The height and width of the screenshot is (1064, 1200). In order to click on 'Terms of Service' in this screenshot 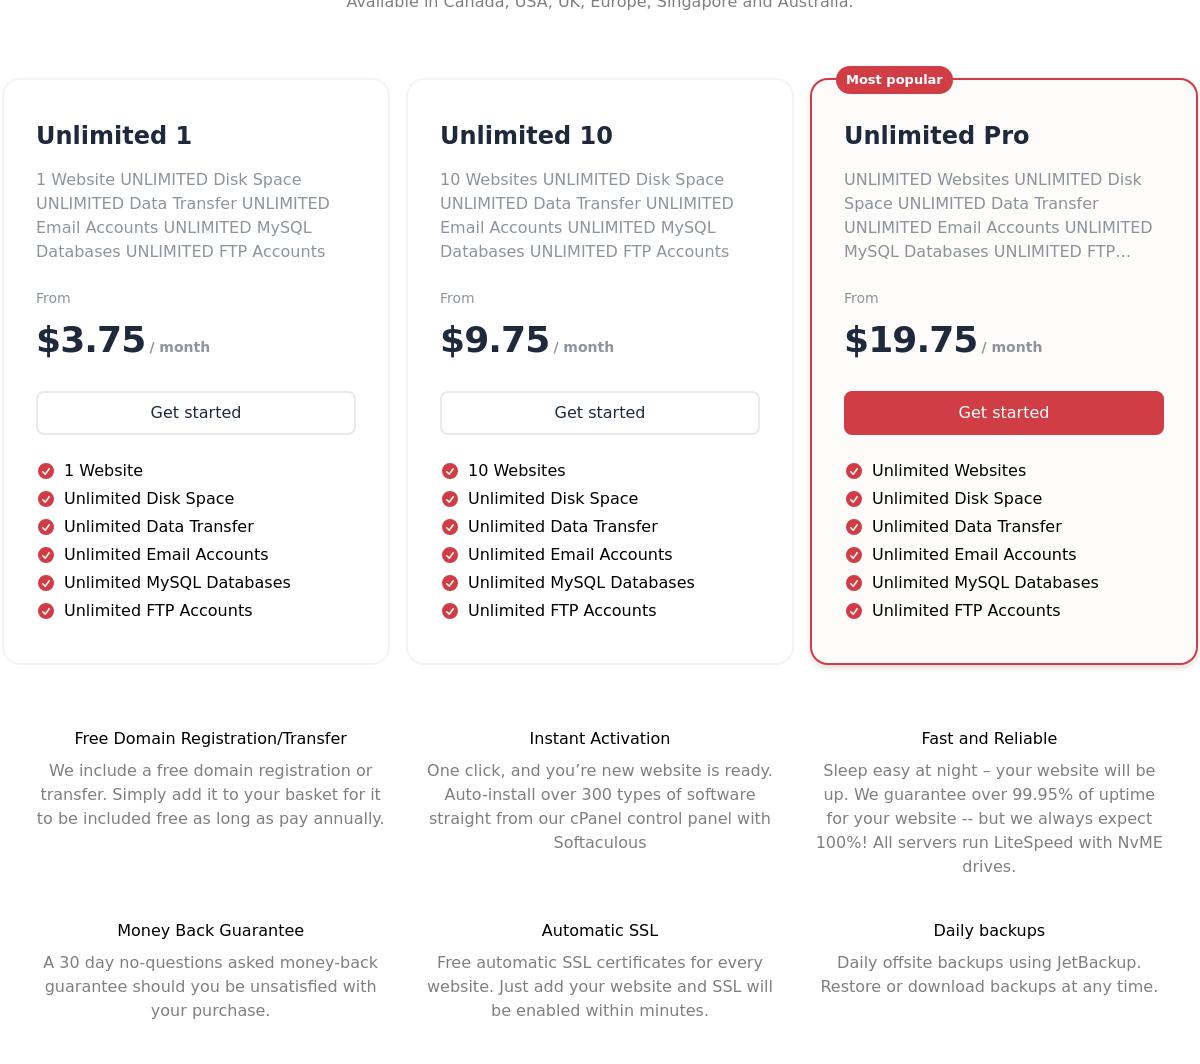, I will do `click(615, 405)`.